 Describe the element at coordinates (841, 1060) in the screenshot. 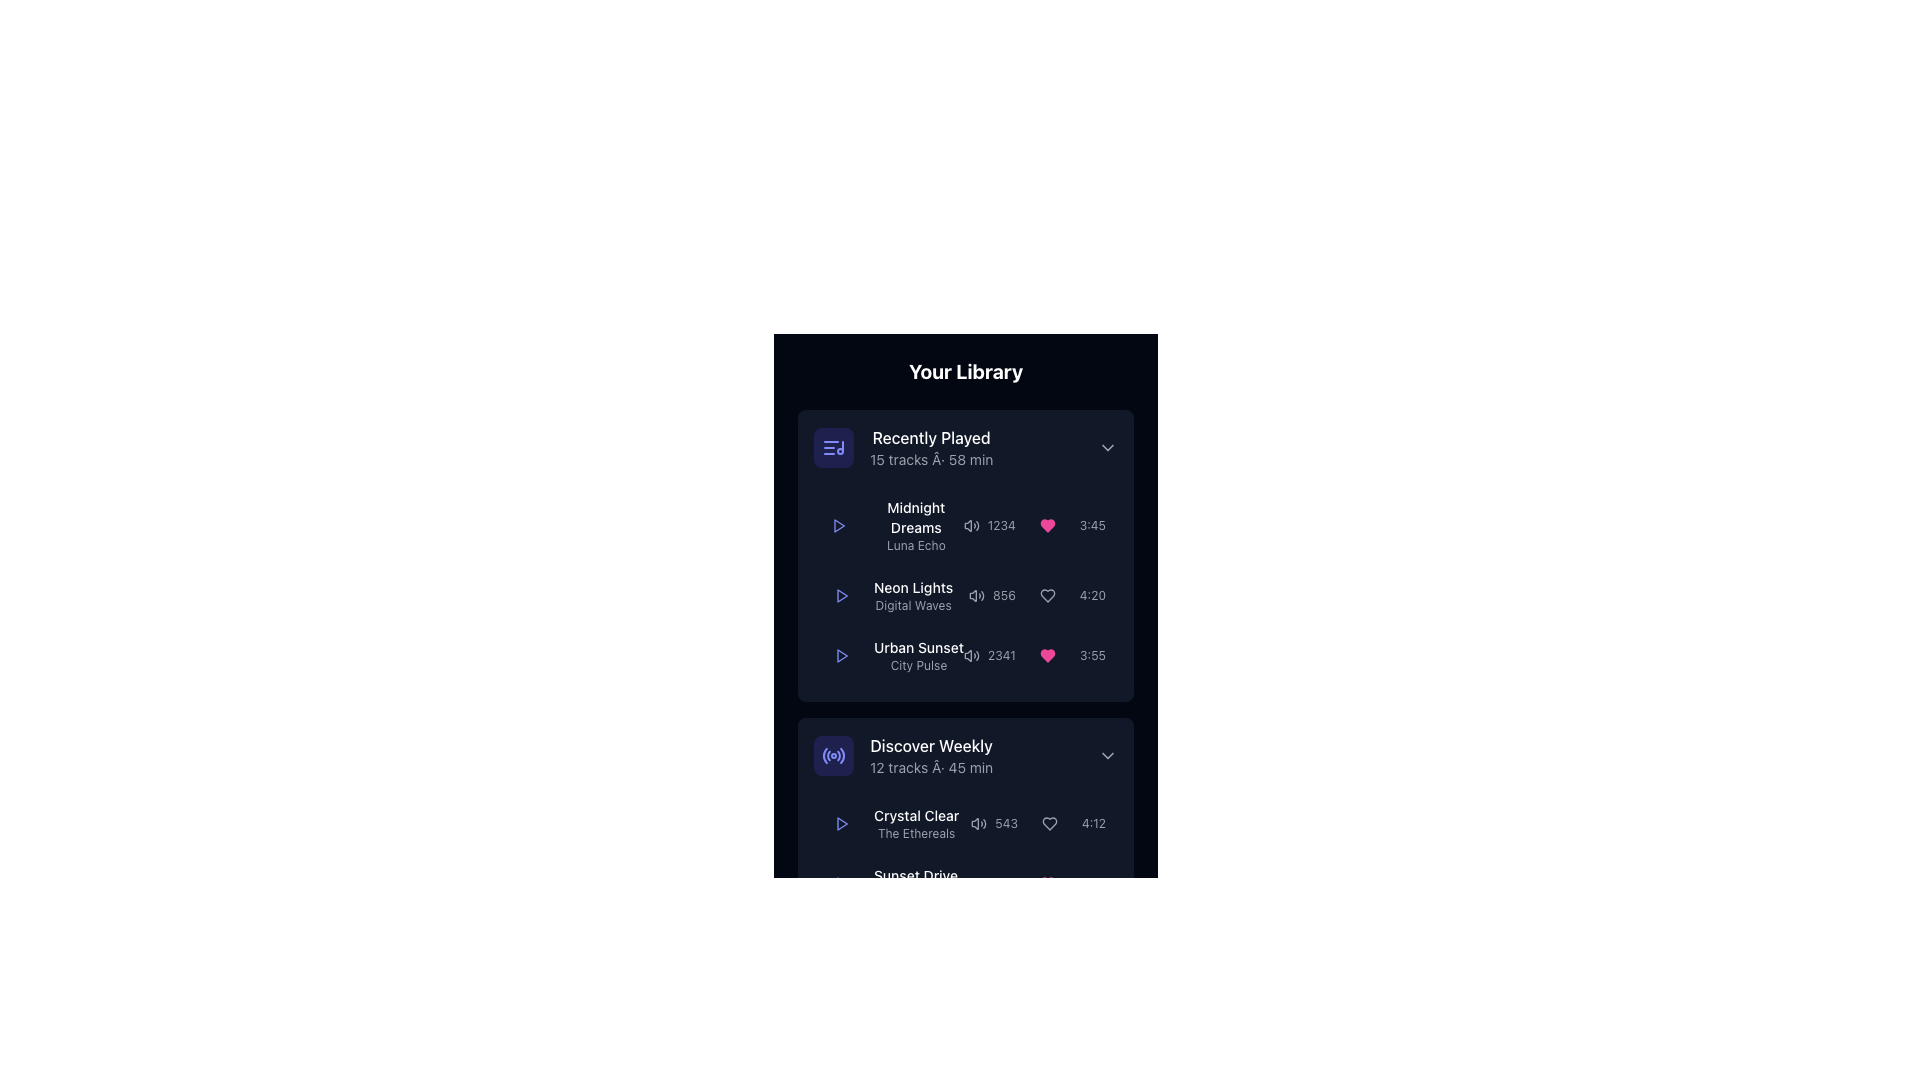

I see `the play button located towards the left of the interface, which is used to initiate playback of audio or video content related to 'Ocean Breeze' and 'Wave Makers'` at that location.